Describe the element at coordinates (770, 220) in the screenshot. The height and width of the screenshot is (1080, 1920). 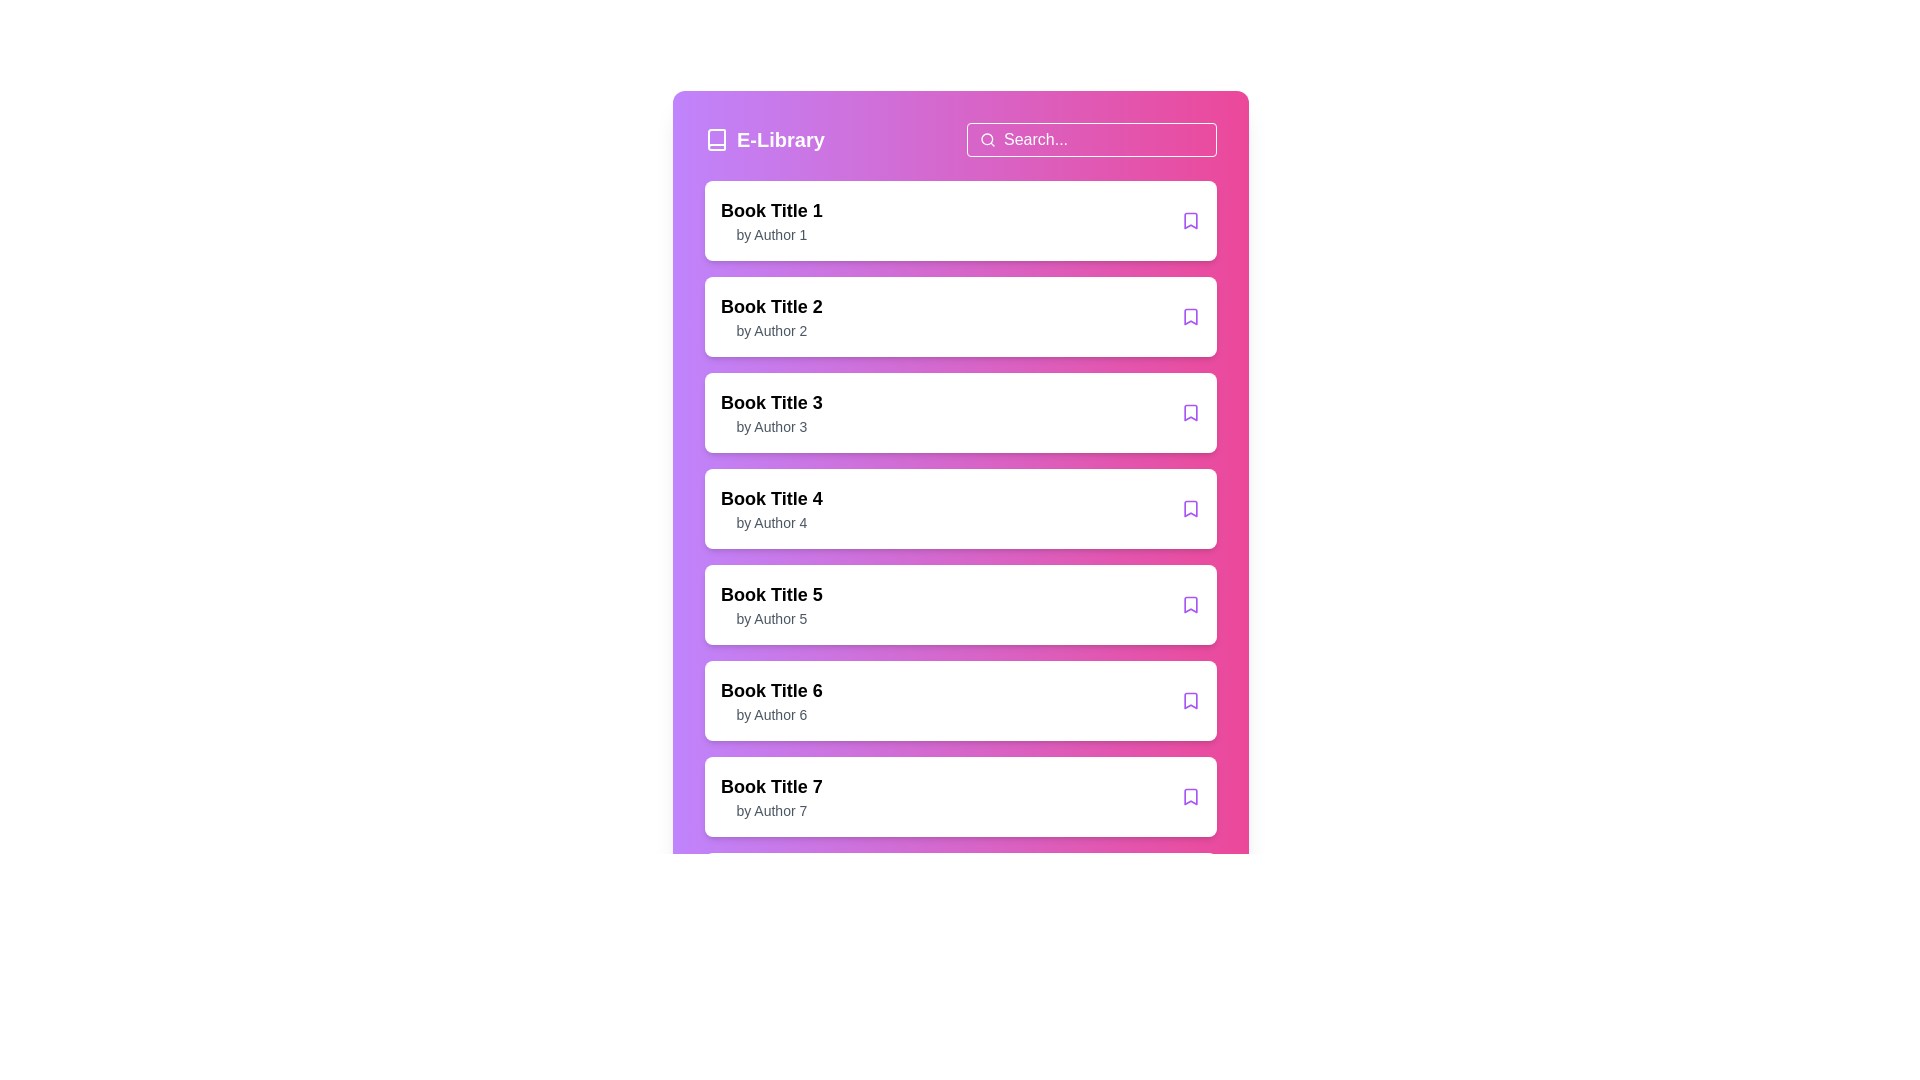
I see `the textual content that displays 'Book Title 1' and 'by Author 1', located in the first item of the vertical list in the E-Library section` at that location.